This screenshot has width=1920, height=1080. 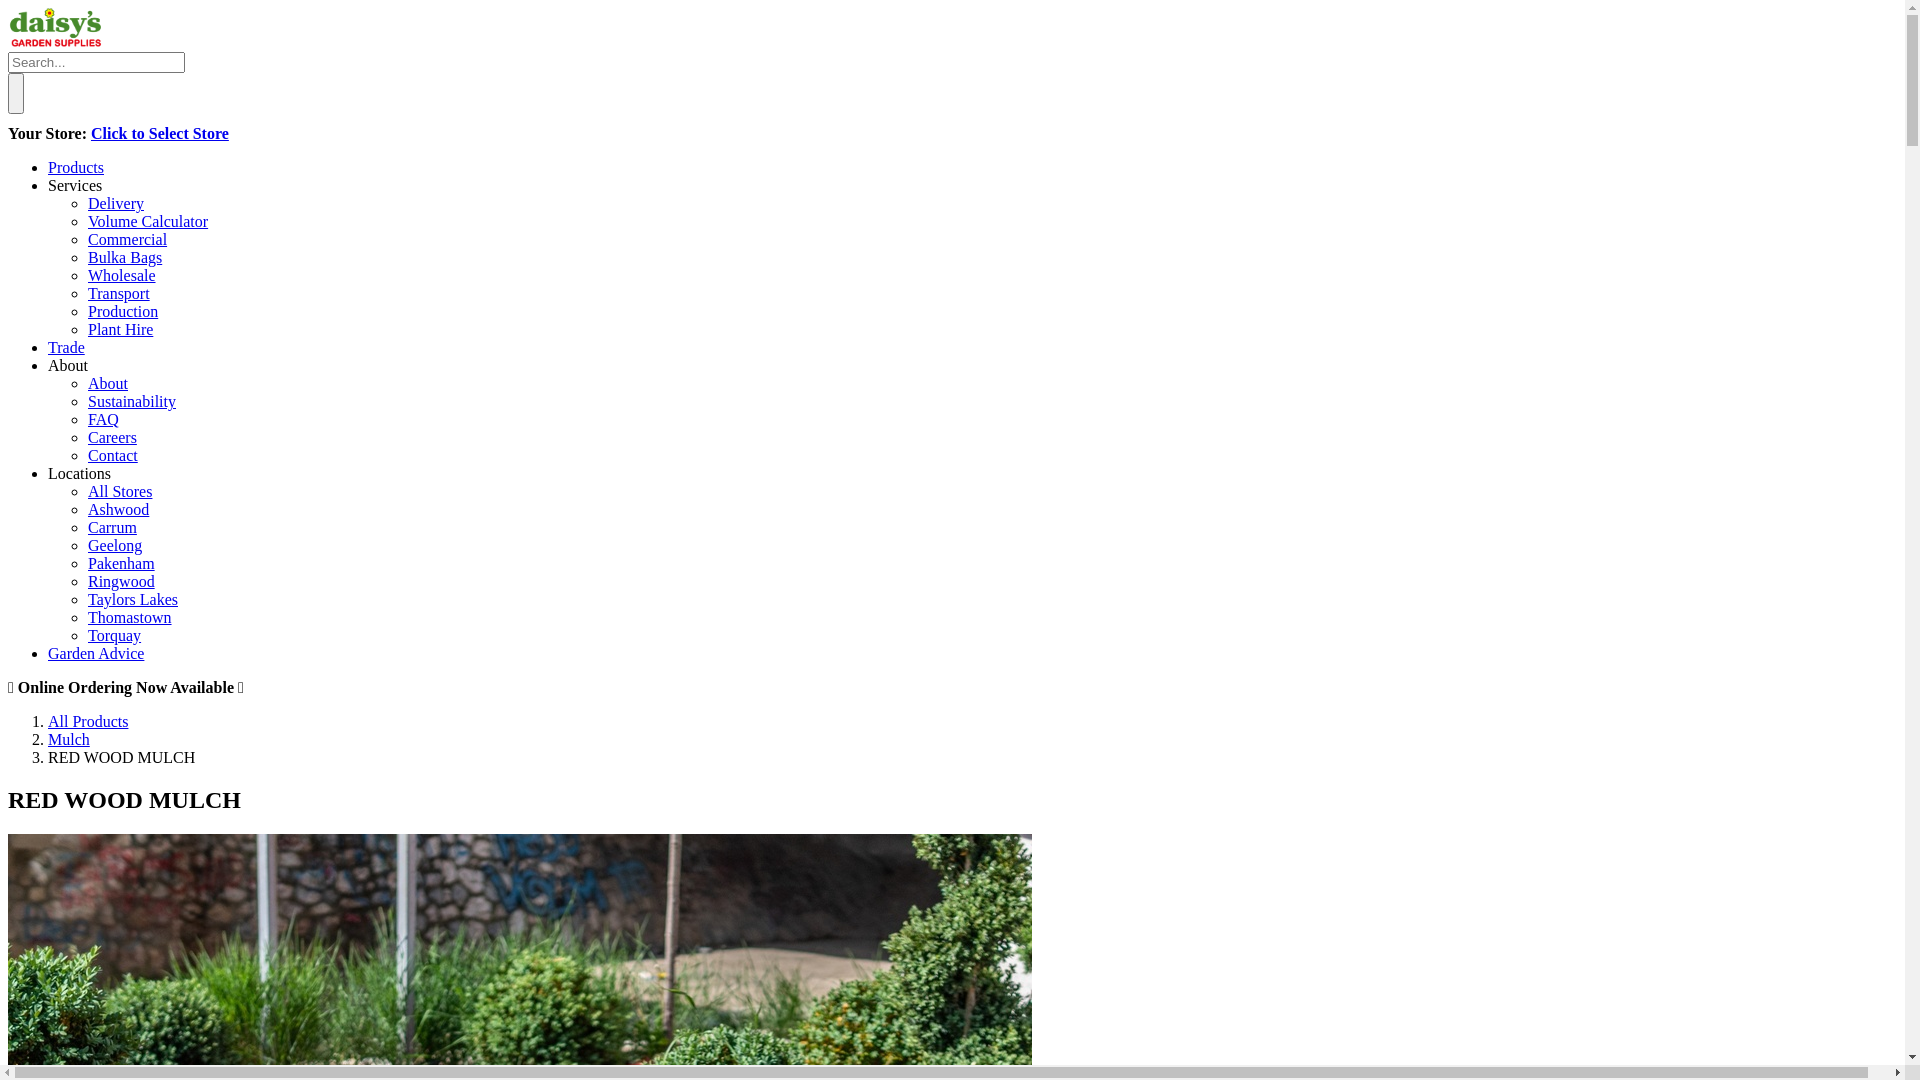 I want to click on 'Carrum', so click(x=111, y=526).